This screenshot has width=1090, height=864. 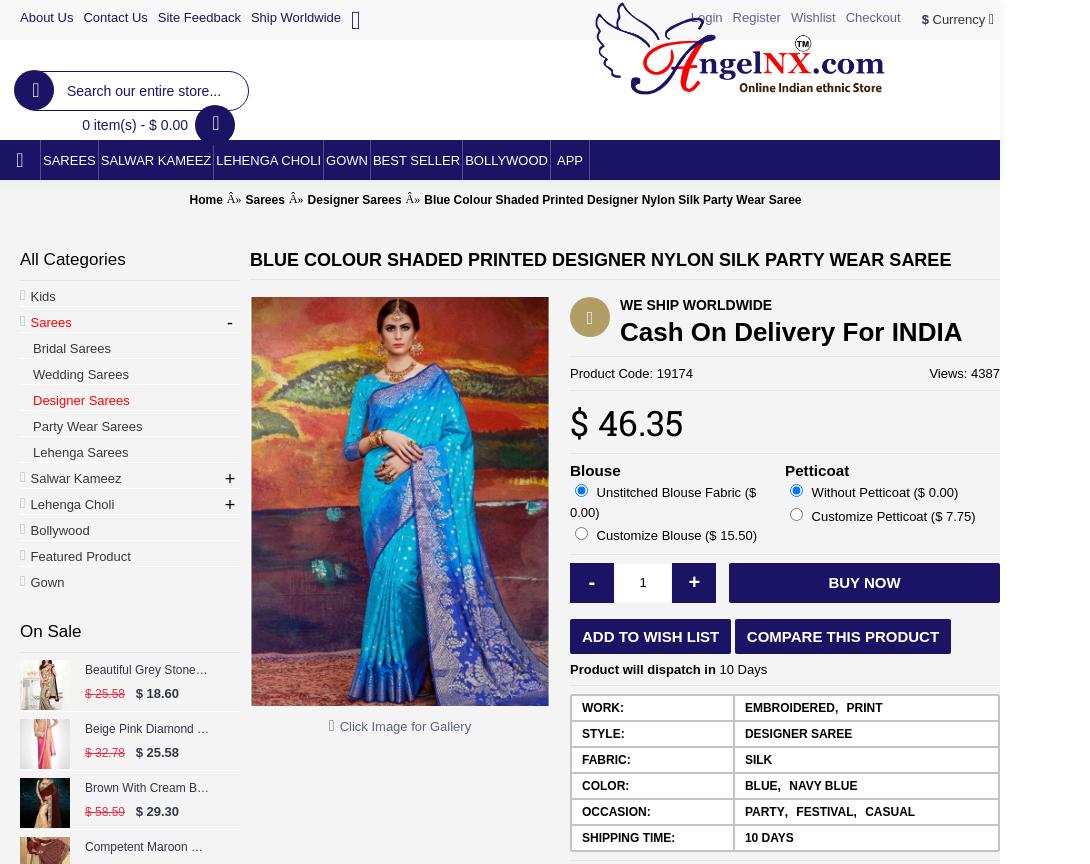 What do you see at coordinates (592, 535) in the screenshot?
I see `'Customize Blouse ($ 15.50)'` at bounding box center [592, 535].